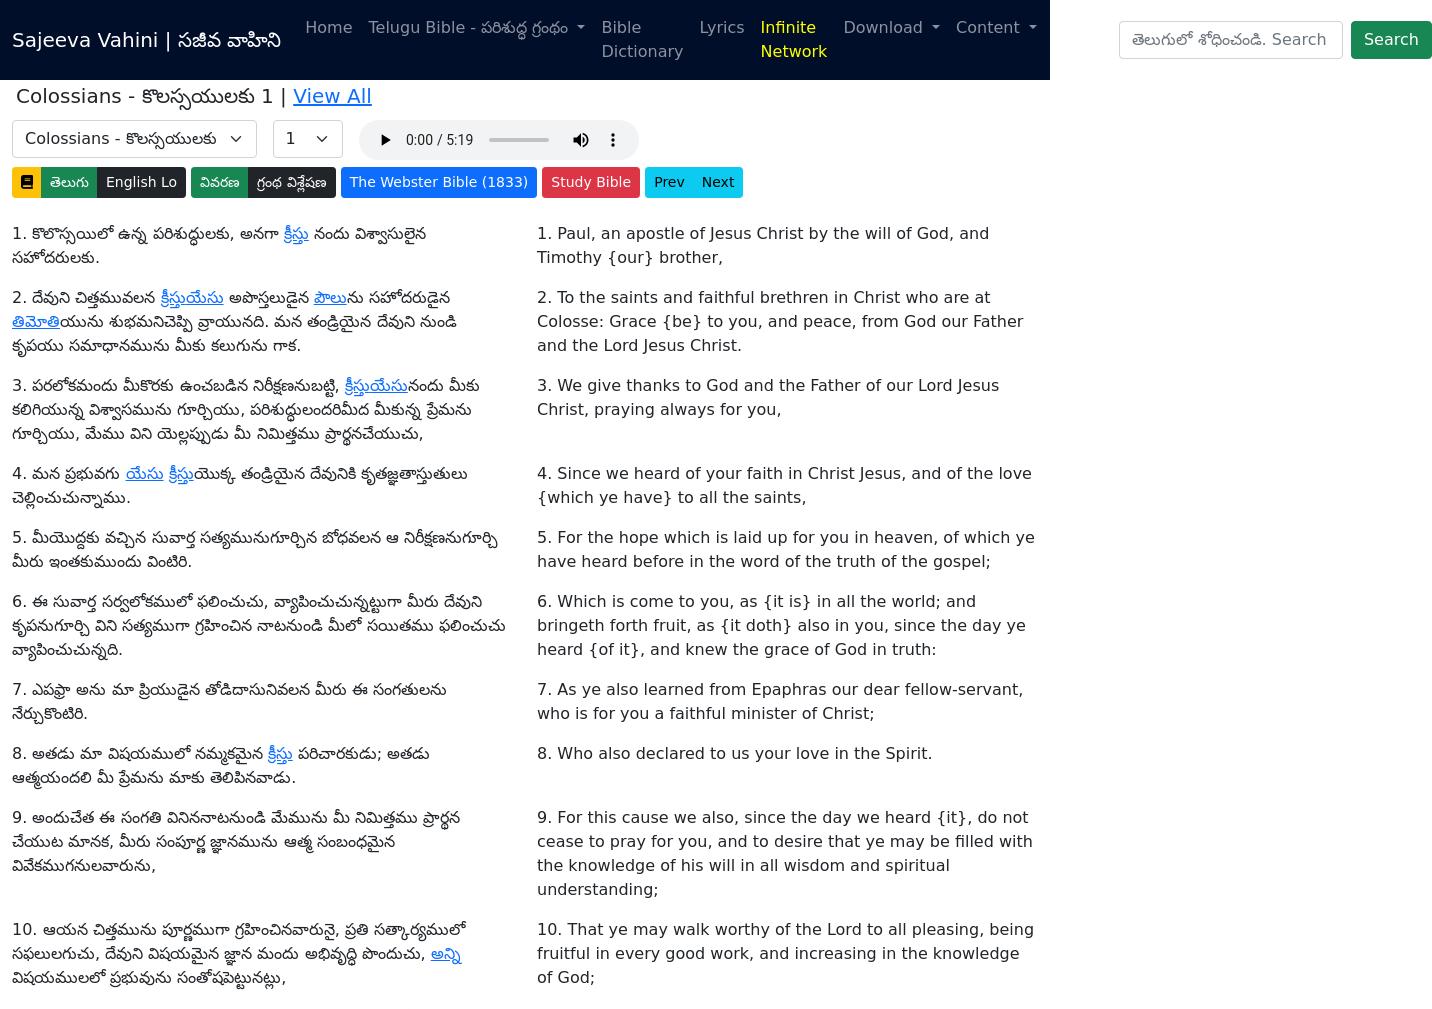 The height and width of the screenshot is (1009, 1432). What do you see at coordinates (254, 892) in the screenshot?
I see `'2'` at bounding box center [254, 892].